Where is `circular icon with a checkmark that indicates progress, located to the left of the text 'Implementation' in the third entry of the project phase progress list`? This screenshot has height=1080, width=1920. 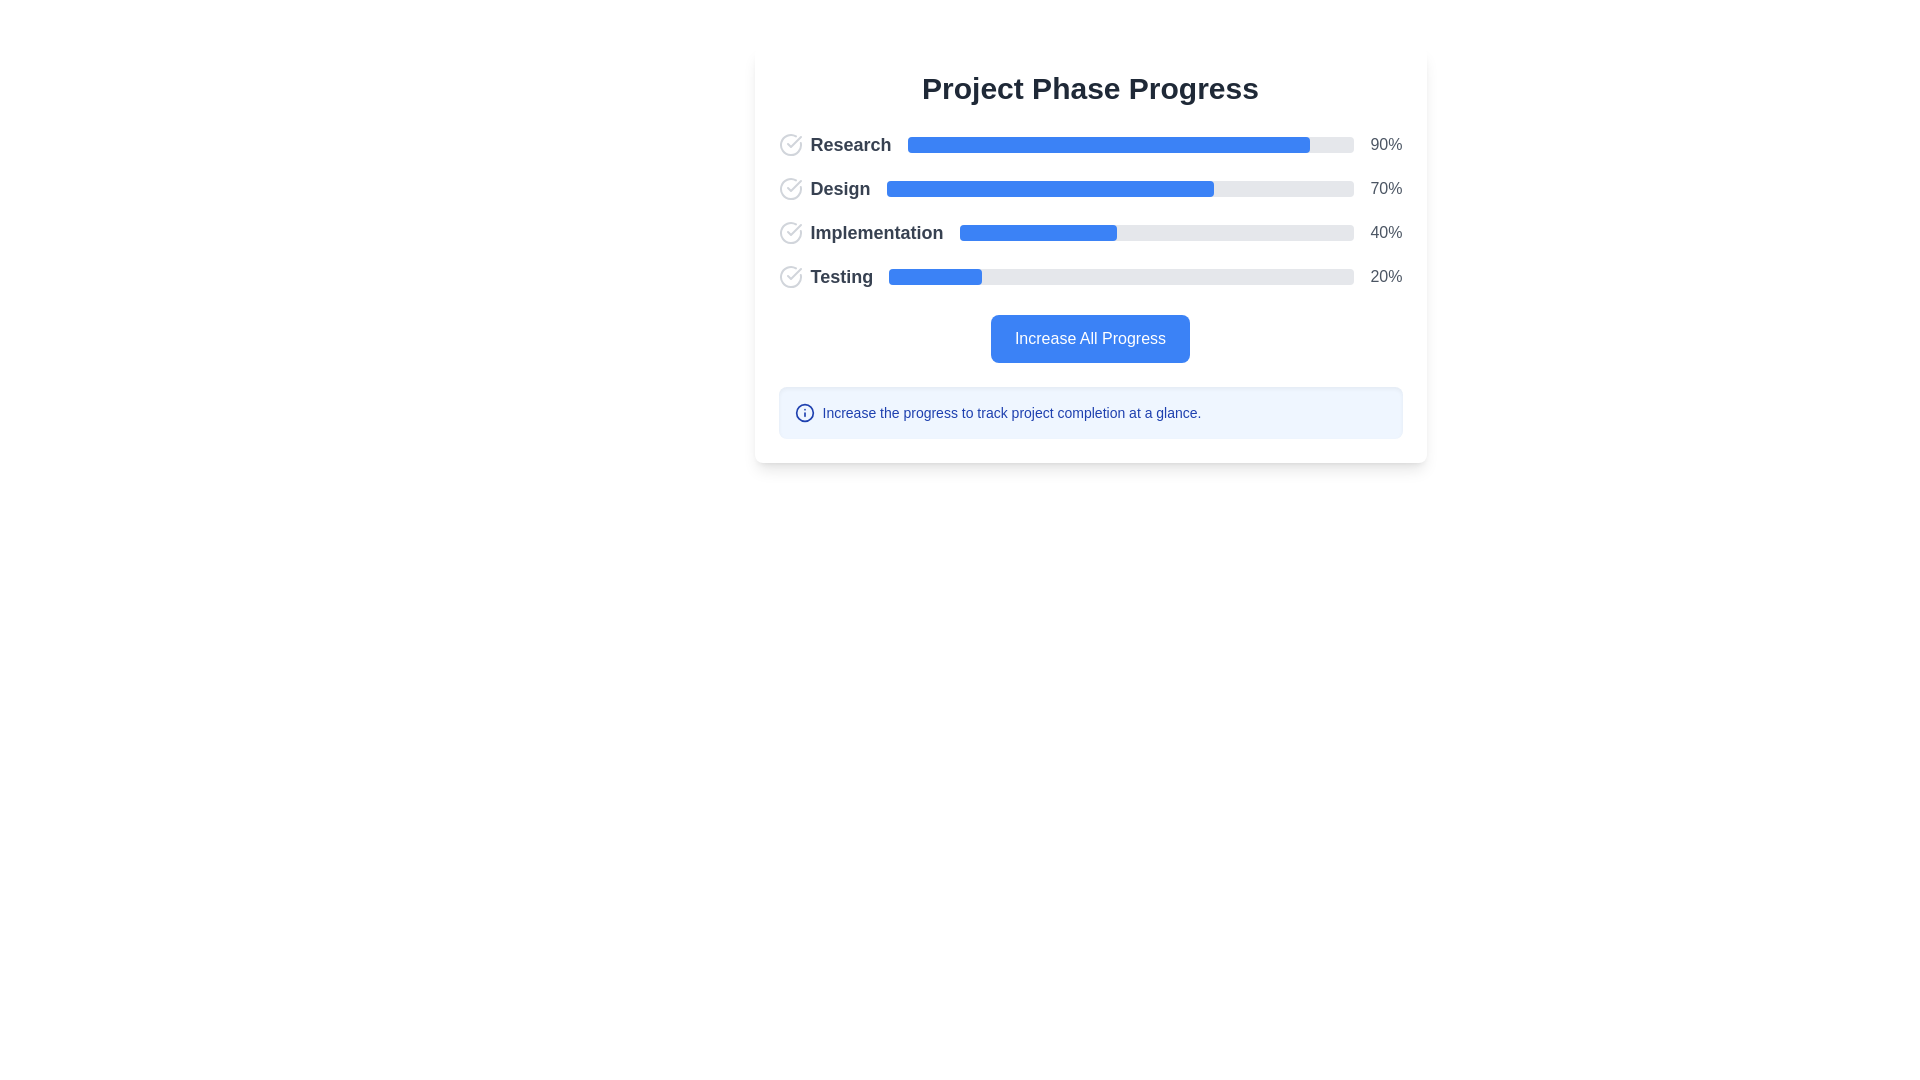
circular icon with a checkmark that indicates progress, located to the left of the text 'Implementation' in the third entry of the project phase progress list is located at coordinates (789, 231).